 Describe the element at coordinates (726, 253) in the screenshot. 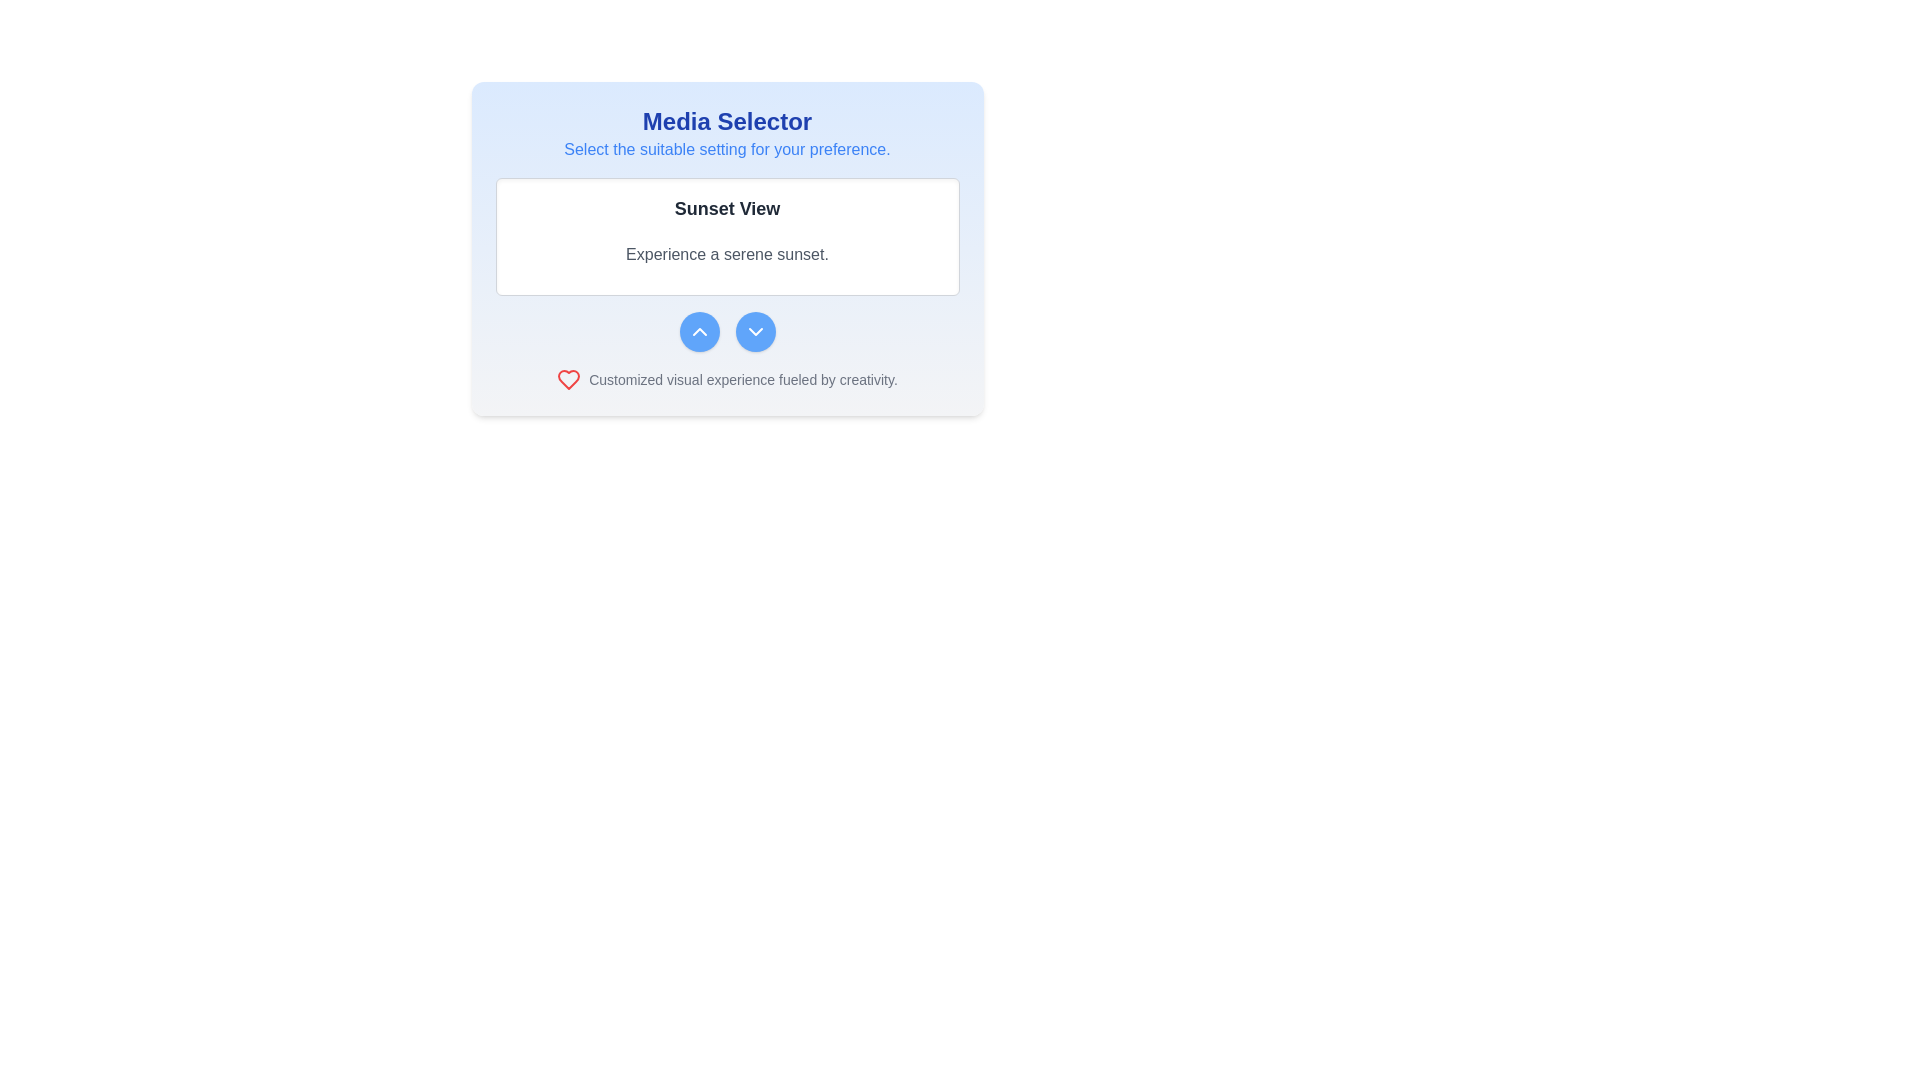

I see `the text label that reads 'Experience a serene sunset.' which is styled with a gray font and centered below the title 'Sunset View' in the white rectangular card` at that location.